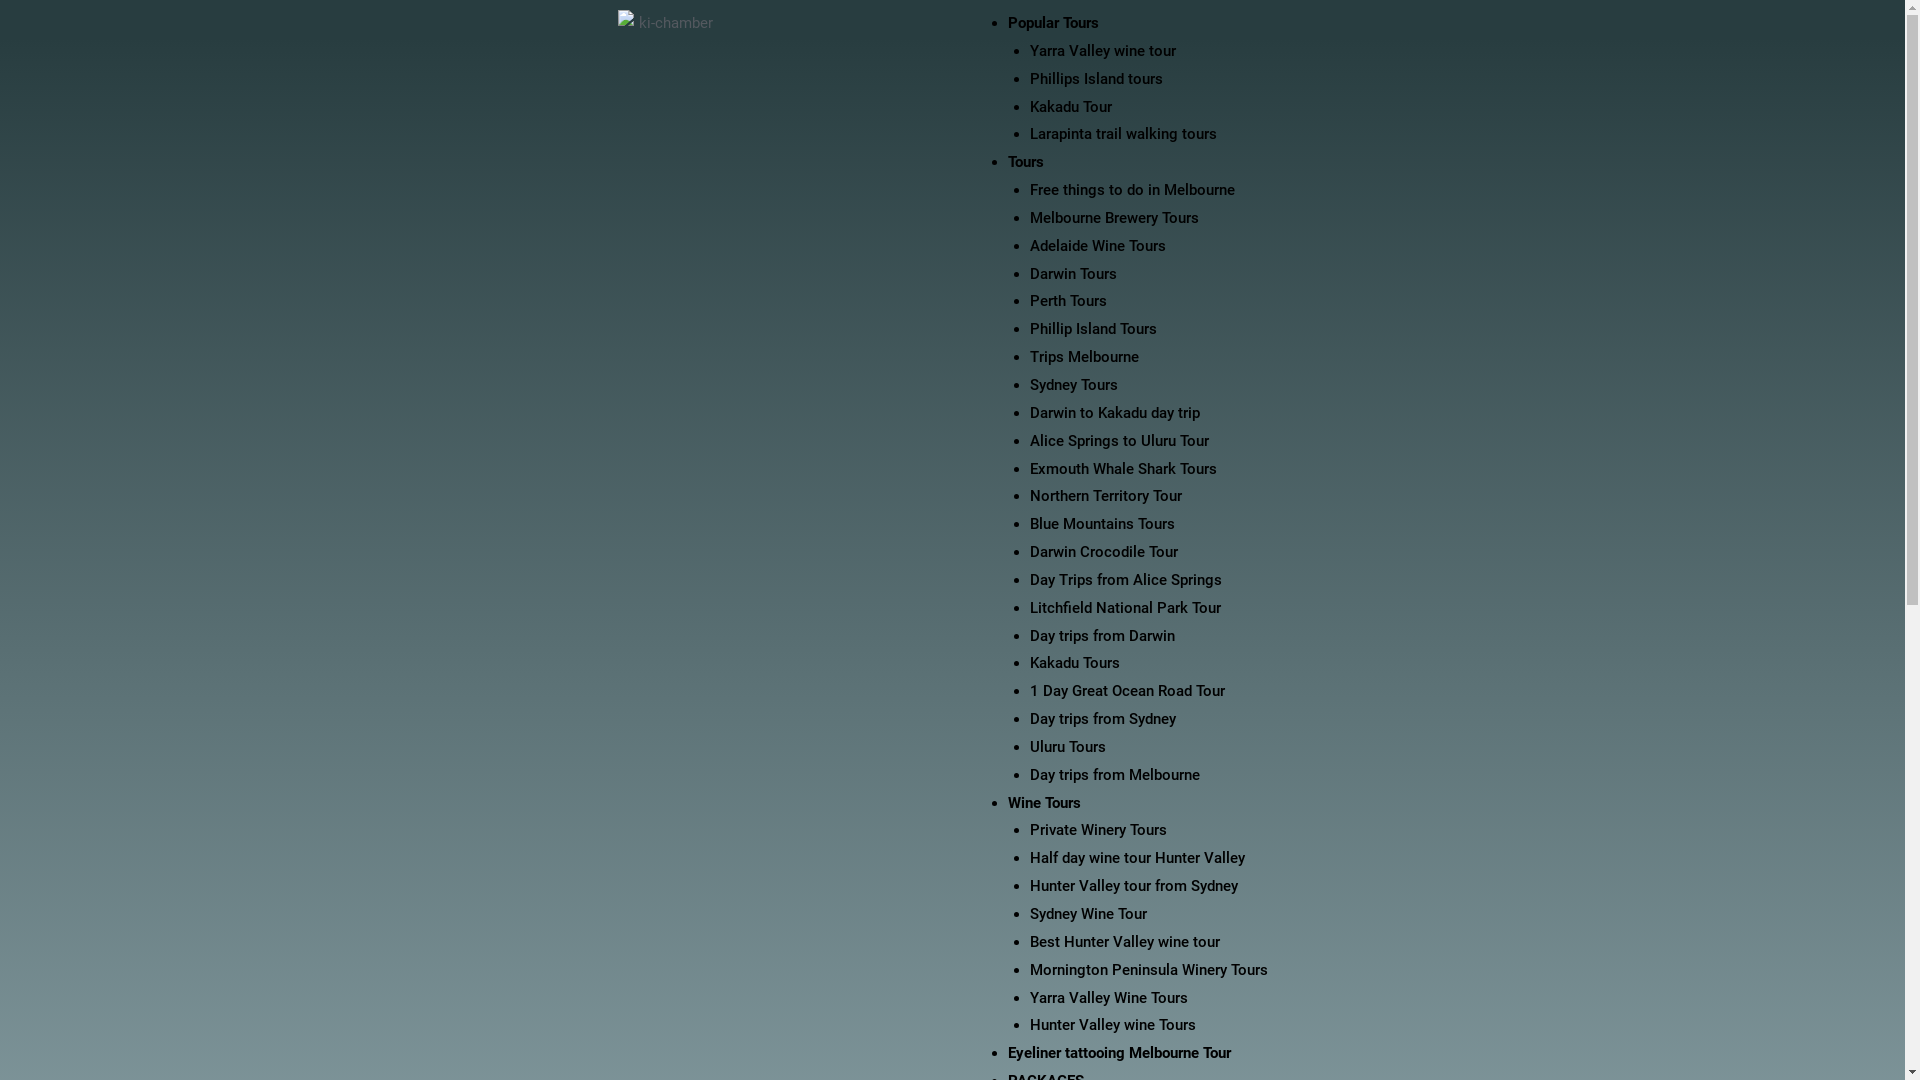 This screenshot has width=1920, height=1080. I want to click on '1 Day Great Ocean Road Tour', so click(1127, 689).